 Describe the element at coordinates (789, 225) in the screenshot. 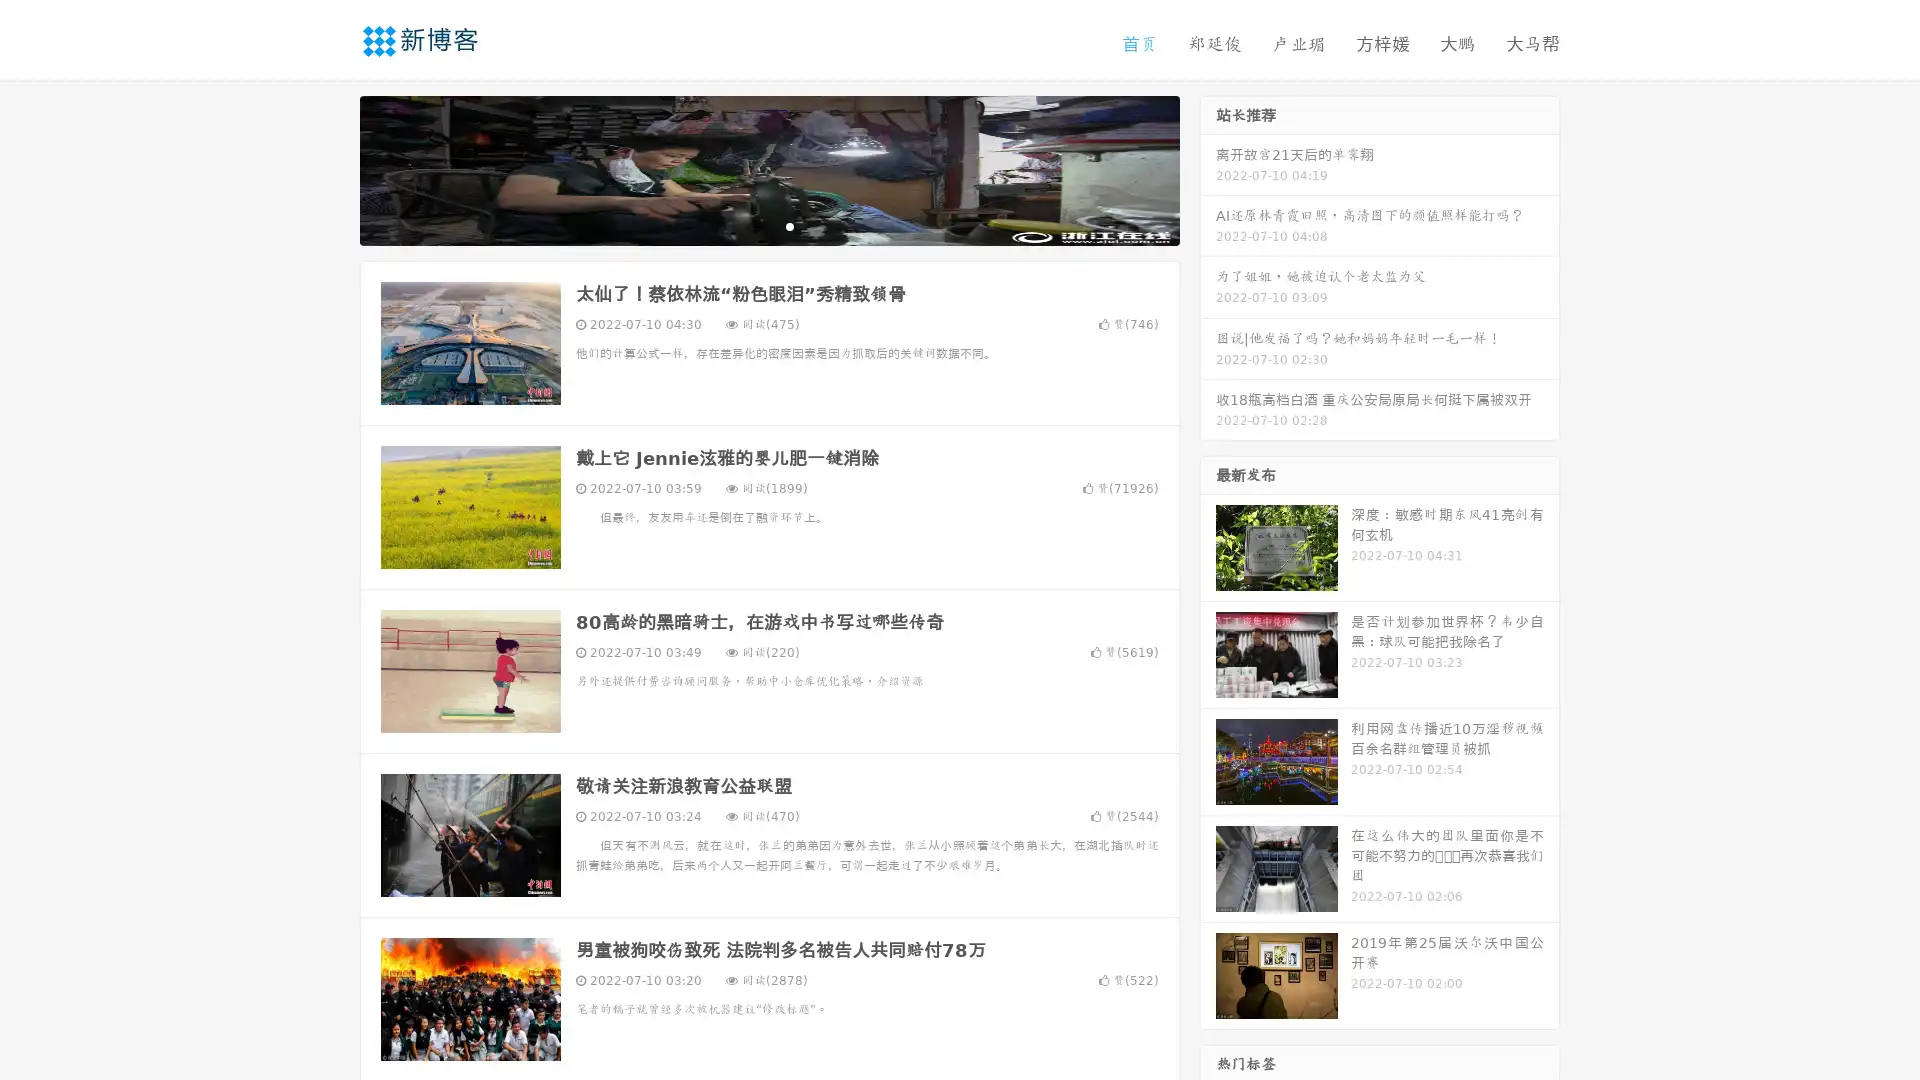

I see `Go to slide 3` at that location.